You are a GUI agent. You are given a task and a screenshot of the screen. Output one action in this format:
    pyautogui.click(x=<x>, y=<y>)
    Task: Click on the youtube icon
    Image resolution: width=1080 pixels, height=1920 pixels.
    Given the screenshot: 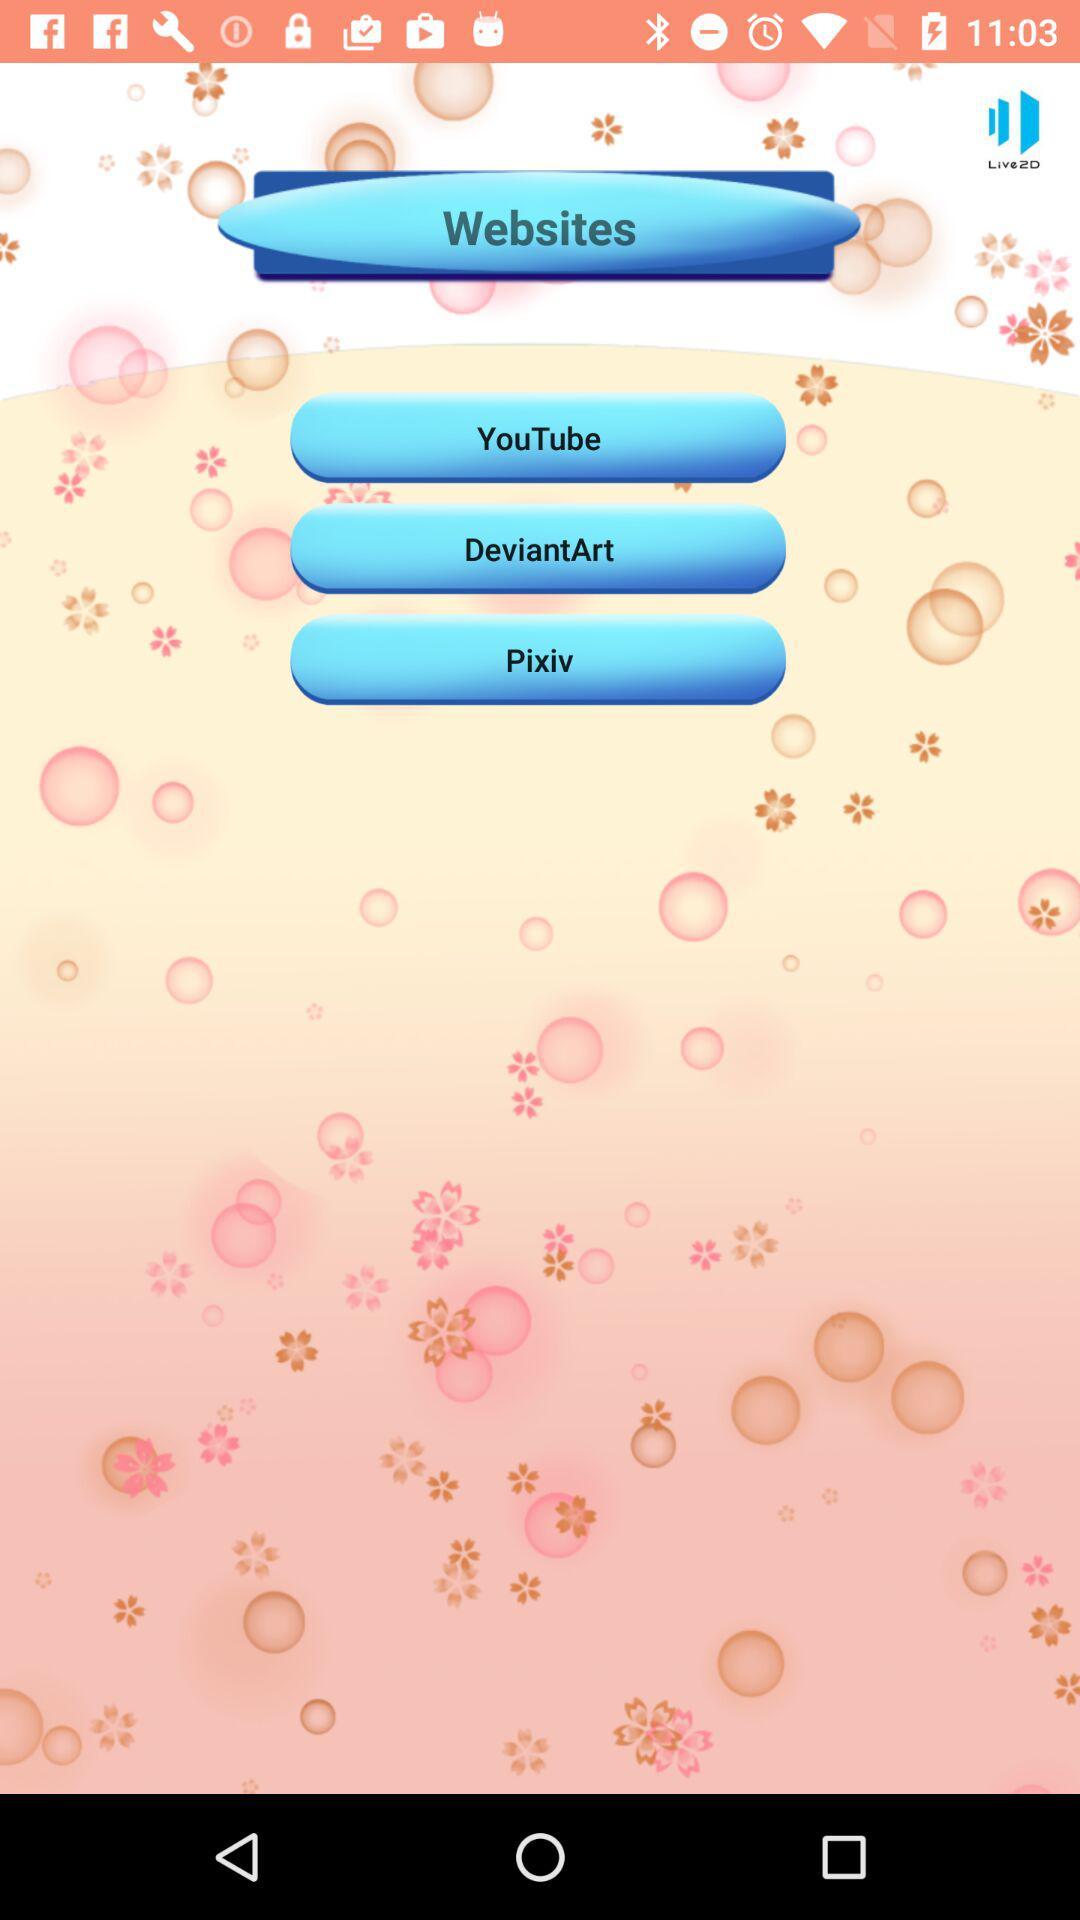 What is the action you would take?
    pyautogui.click(x=538, y=436)
    